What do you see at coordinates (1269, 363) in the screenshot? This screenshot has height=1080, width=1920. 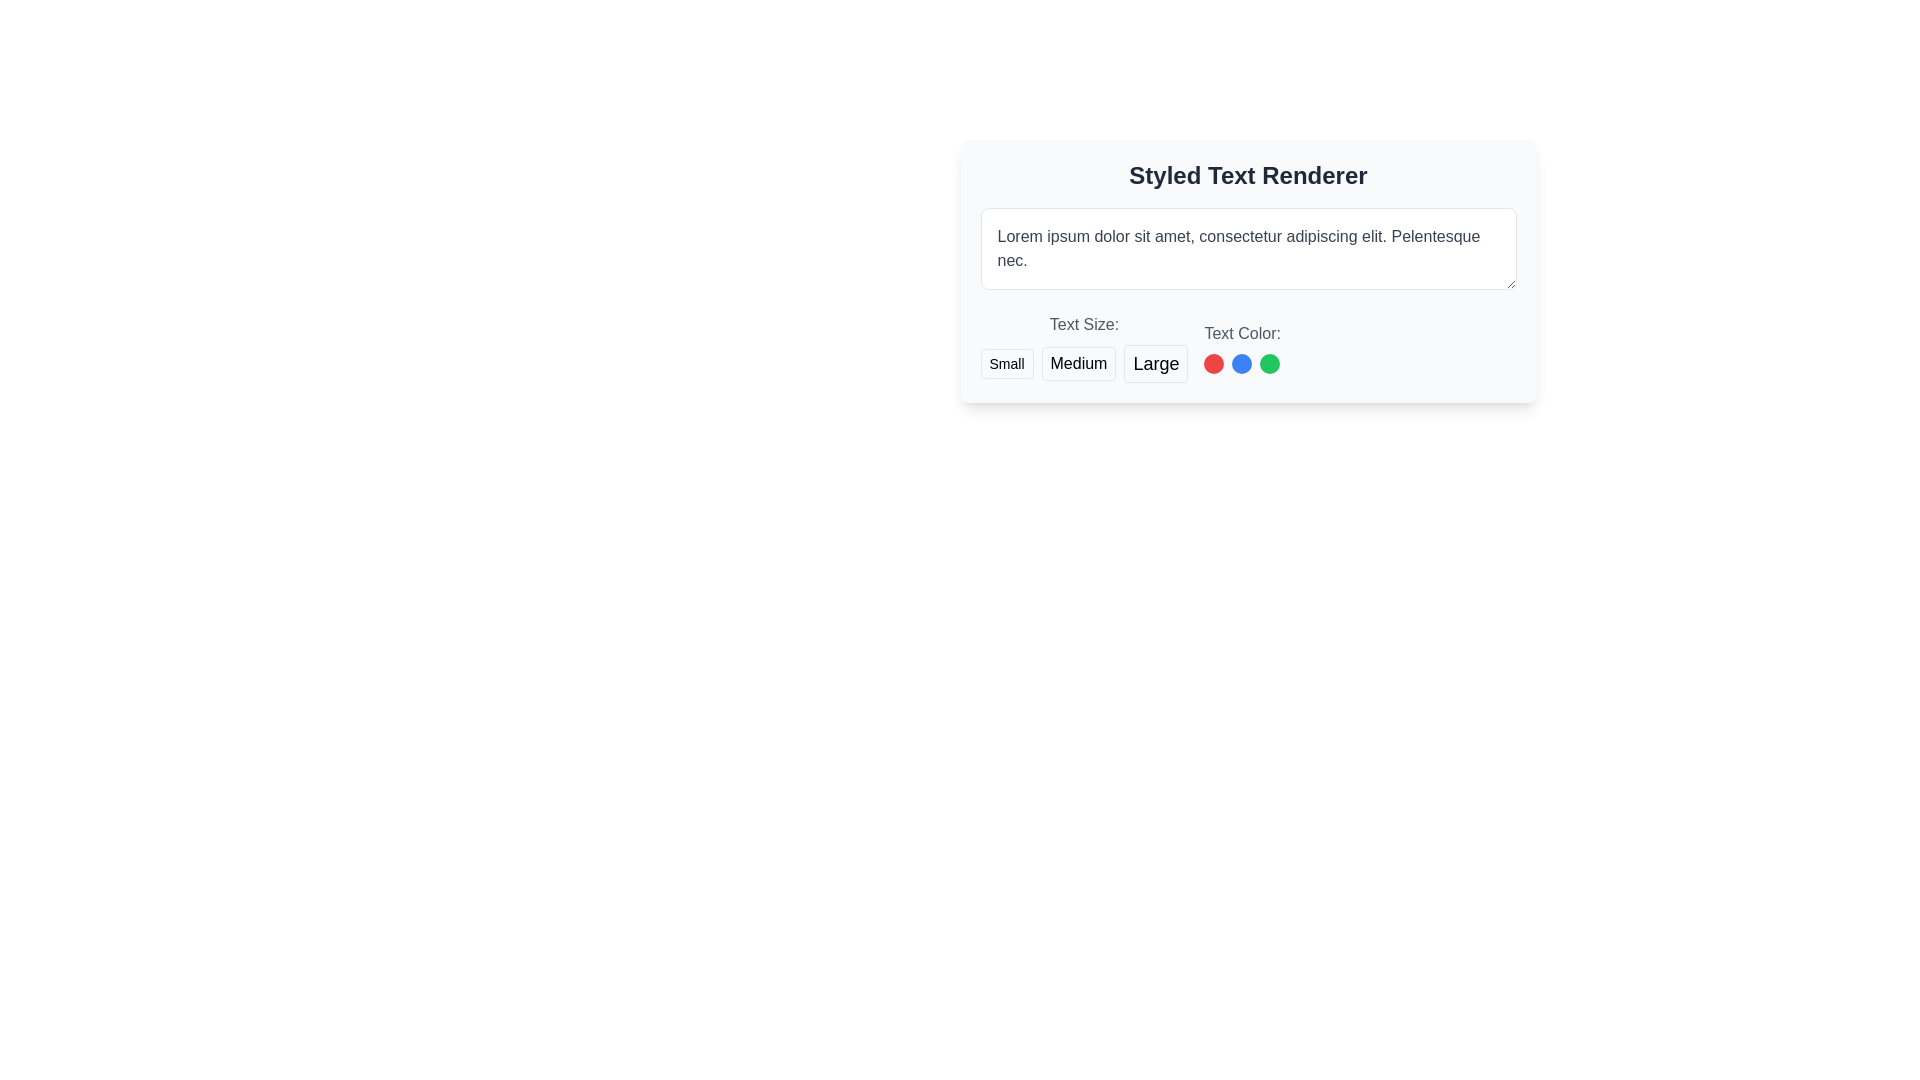 I see `the green color selection button` at bounding box center [1269, 363].